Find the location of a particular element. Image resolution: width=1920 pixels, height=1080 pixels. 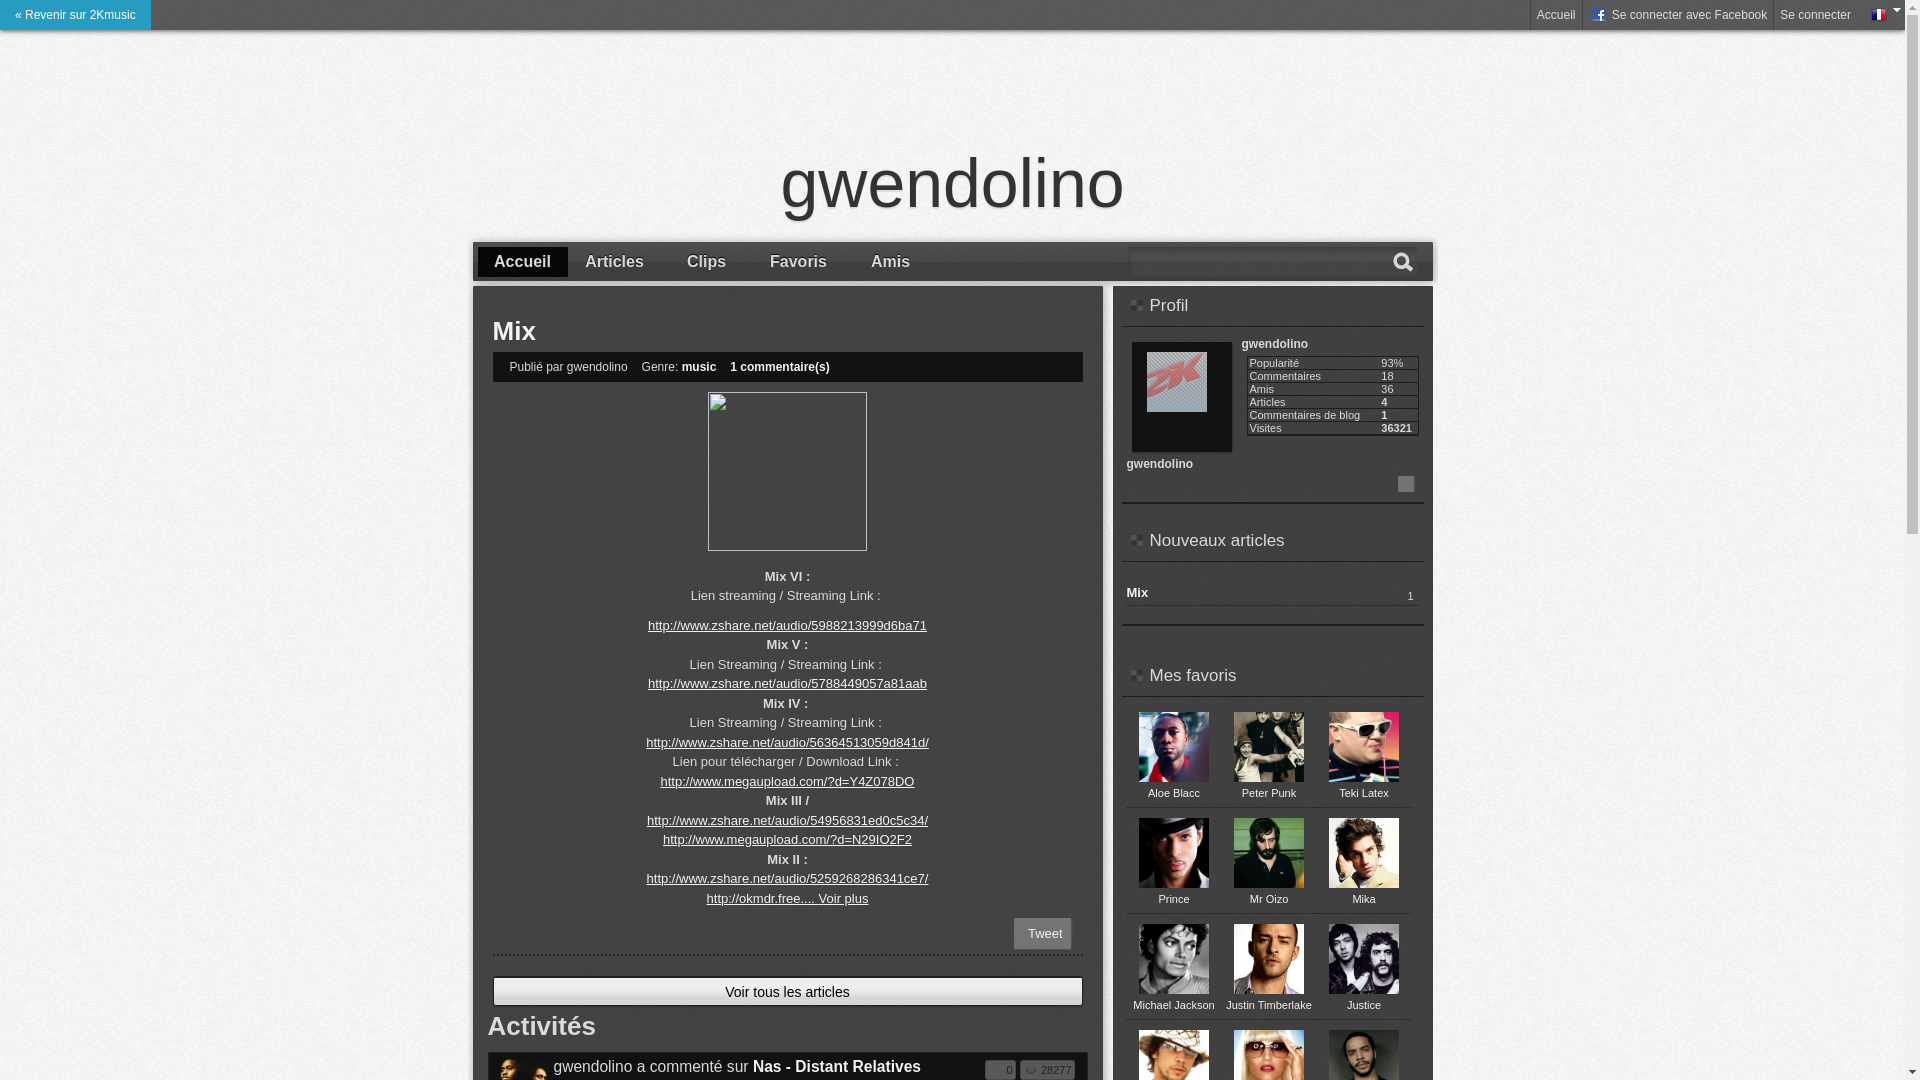

'Aloe Blacc' is located at coordinates (1147, 792).